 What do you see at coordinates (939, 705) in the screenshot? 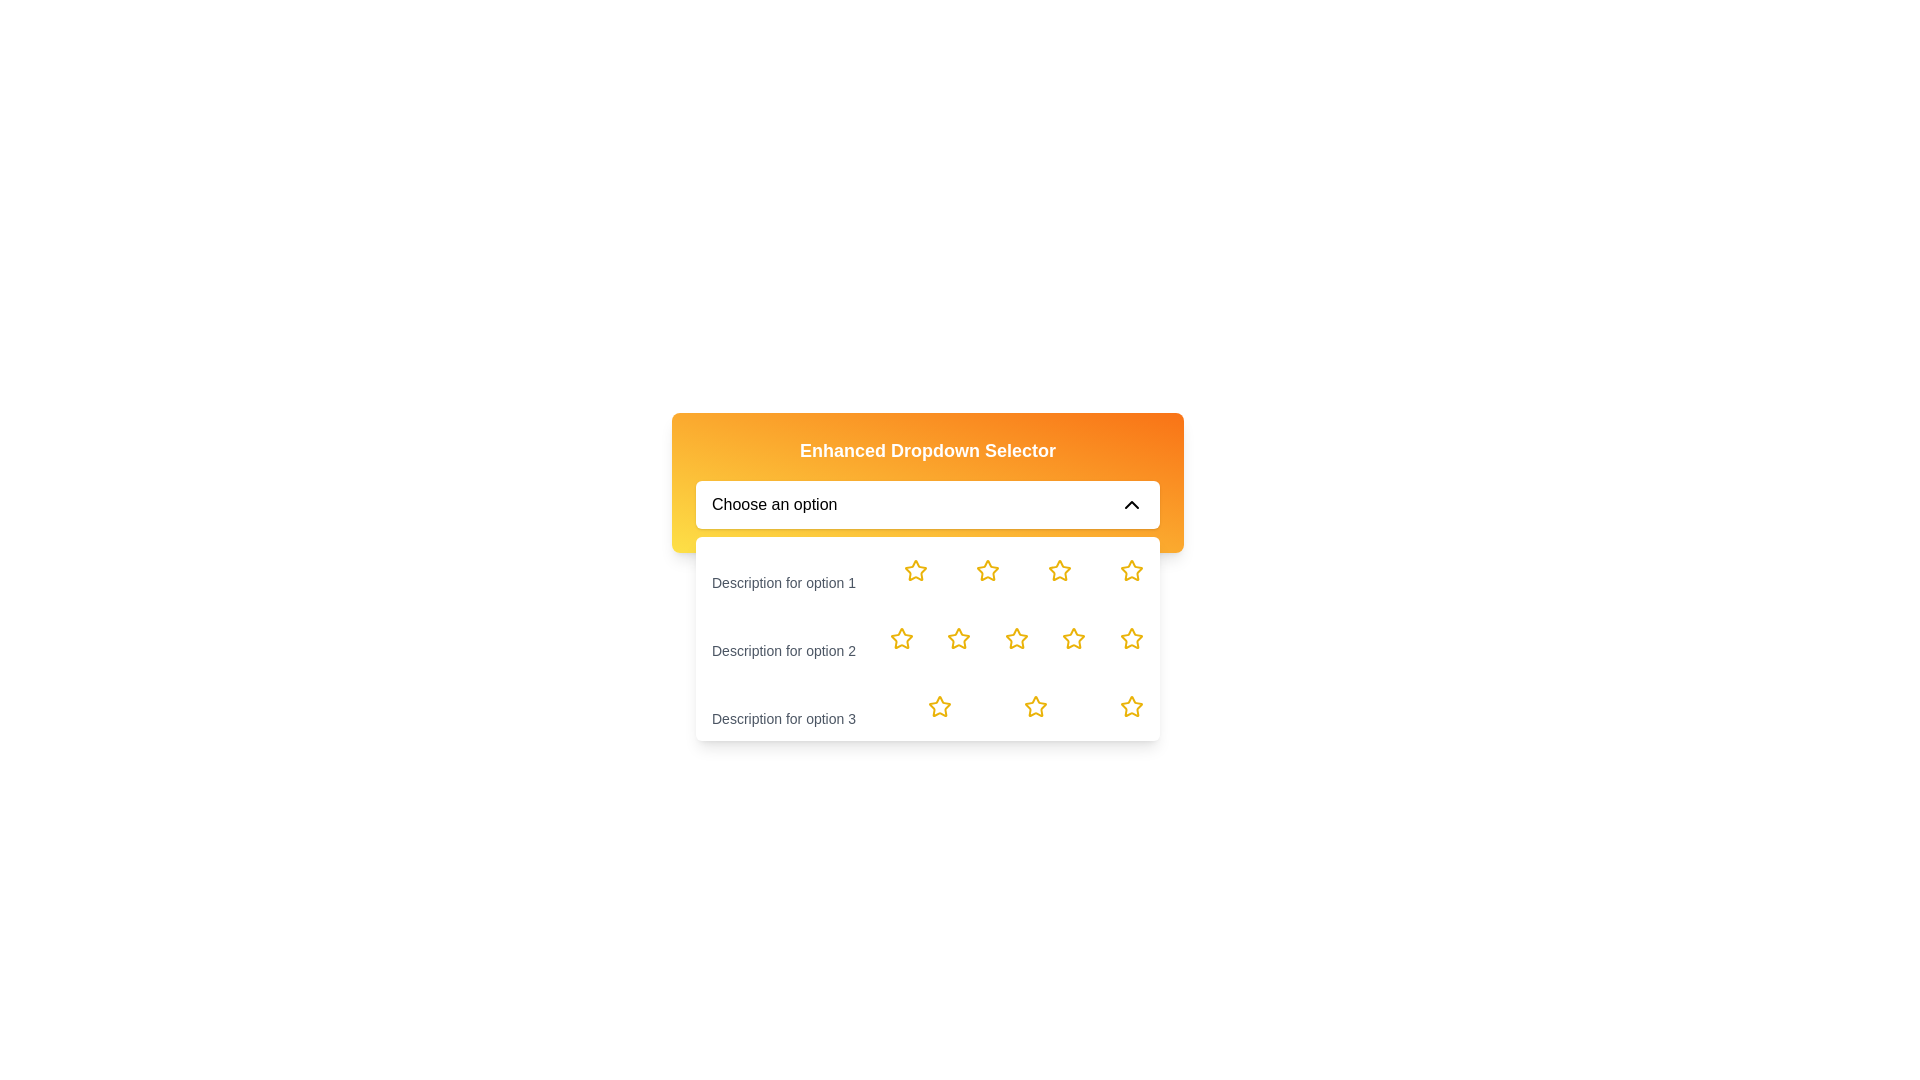
I see `the yellow outlined star icon, which is the third star in the third row of the grid layout, to rate it` at bounding box center [939, 705].